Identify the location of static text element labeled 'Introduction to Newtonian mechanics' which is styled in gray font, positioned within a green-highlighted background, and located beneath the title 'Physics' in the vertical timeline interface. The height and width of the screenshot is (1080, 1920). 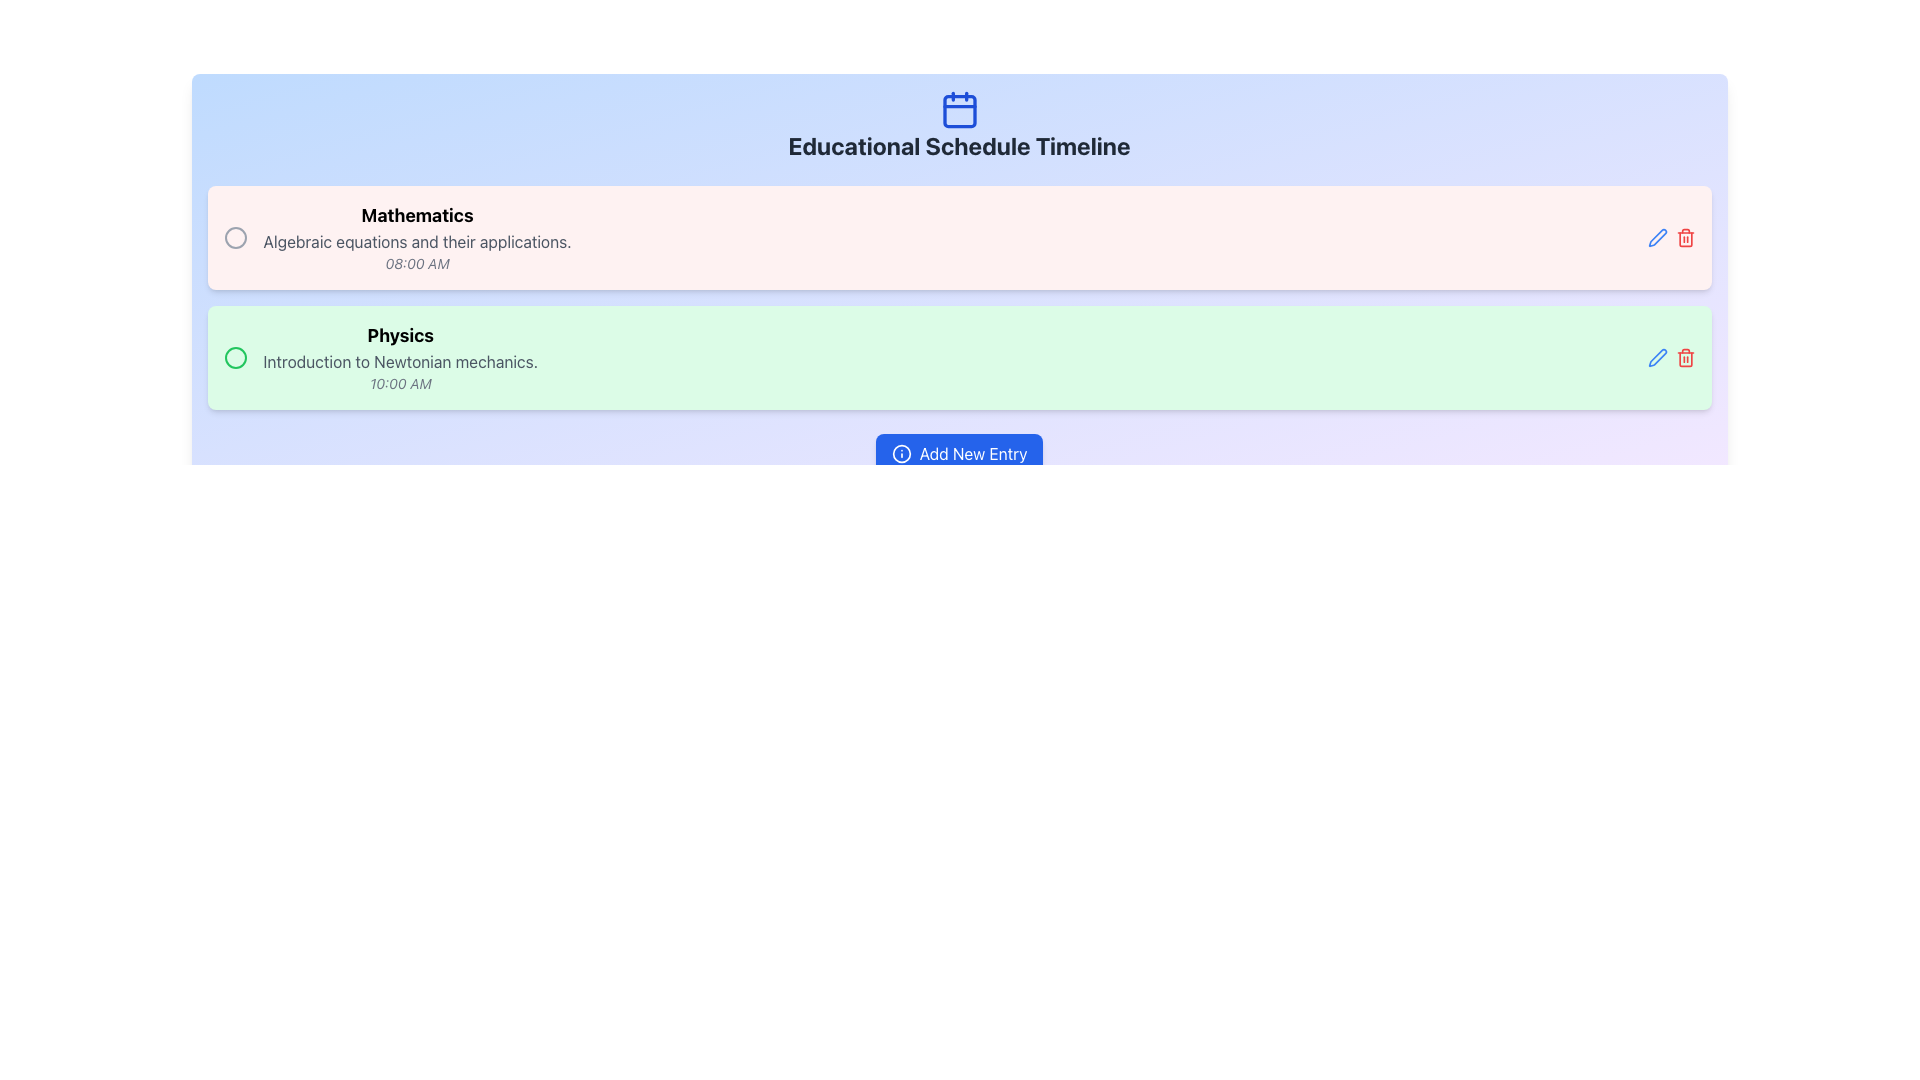
(400, 362).